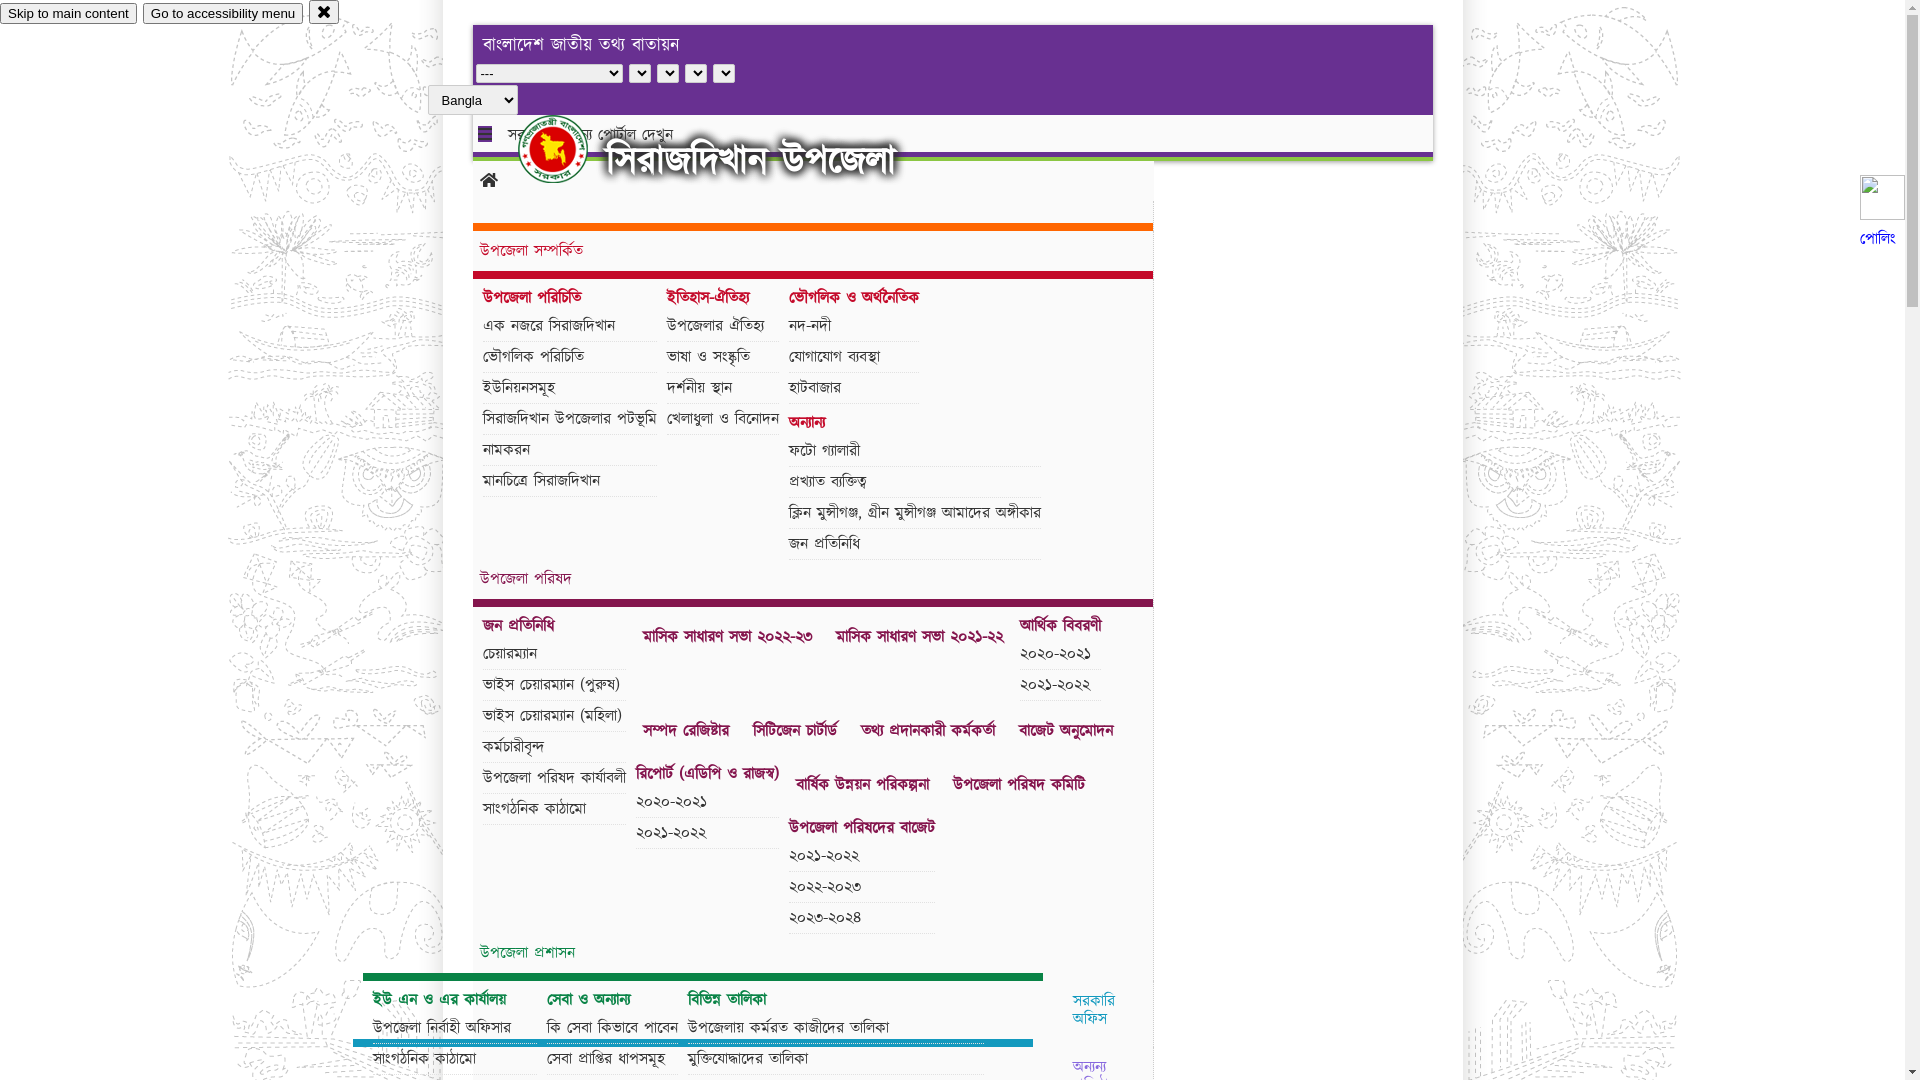 This screenshot has height=1080, width=1920. Describe the element at coordinates (68, 13) in the screenshot. I see `'Skip to main content'` at that location.